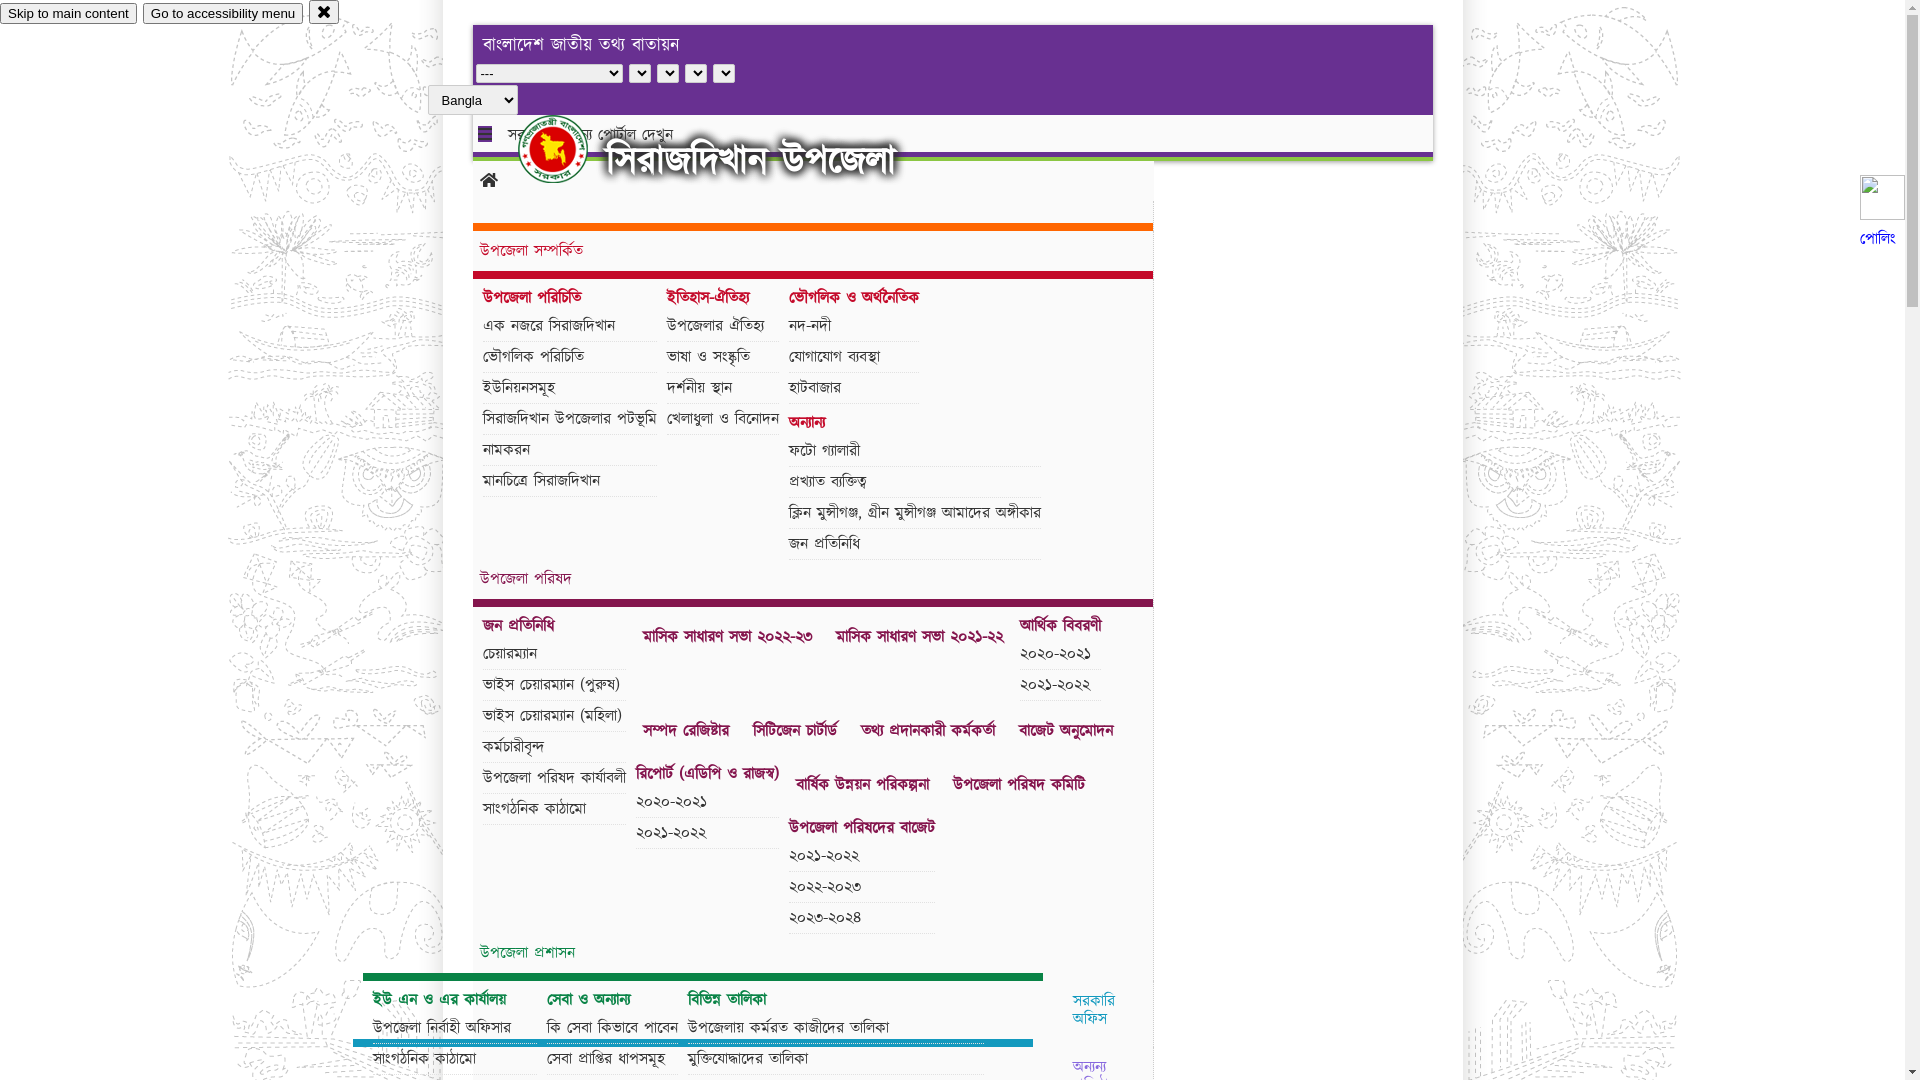 This screenshot has height=1080, width=1920. Describe the element at coordinates (68, 13) in the screenshot. I see `'Skip to main content'` at that location.